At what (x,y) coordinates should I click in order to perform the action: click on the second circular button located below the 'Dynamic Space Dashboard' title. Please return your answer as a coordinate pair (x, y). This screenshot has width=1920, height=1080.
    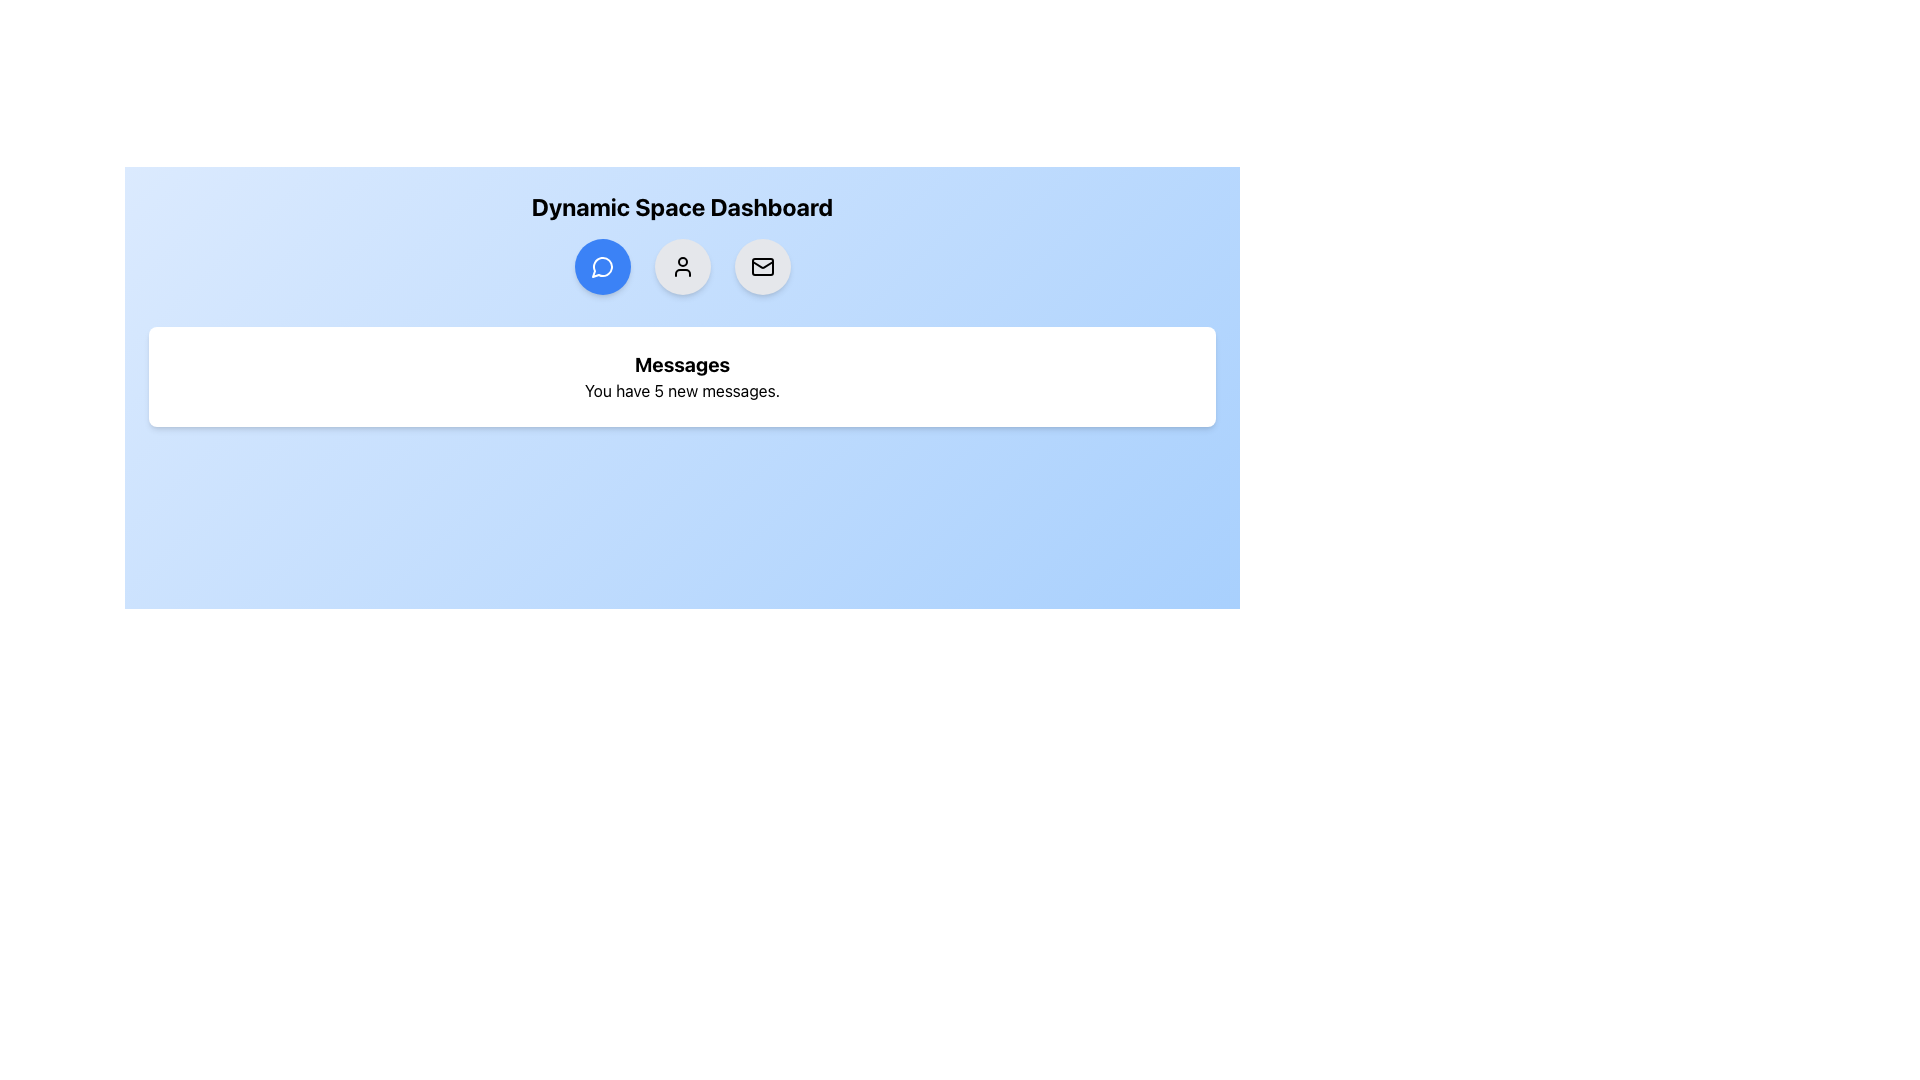
    Looking at the image, I should click on (682, 265).